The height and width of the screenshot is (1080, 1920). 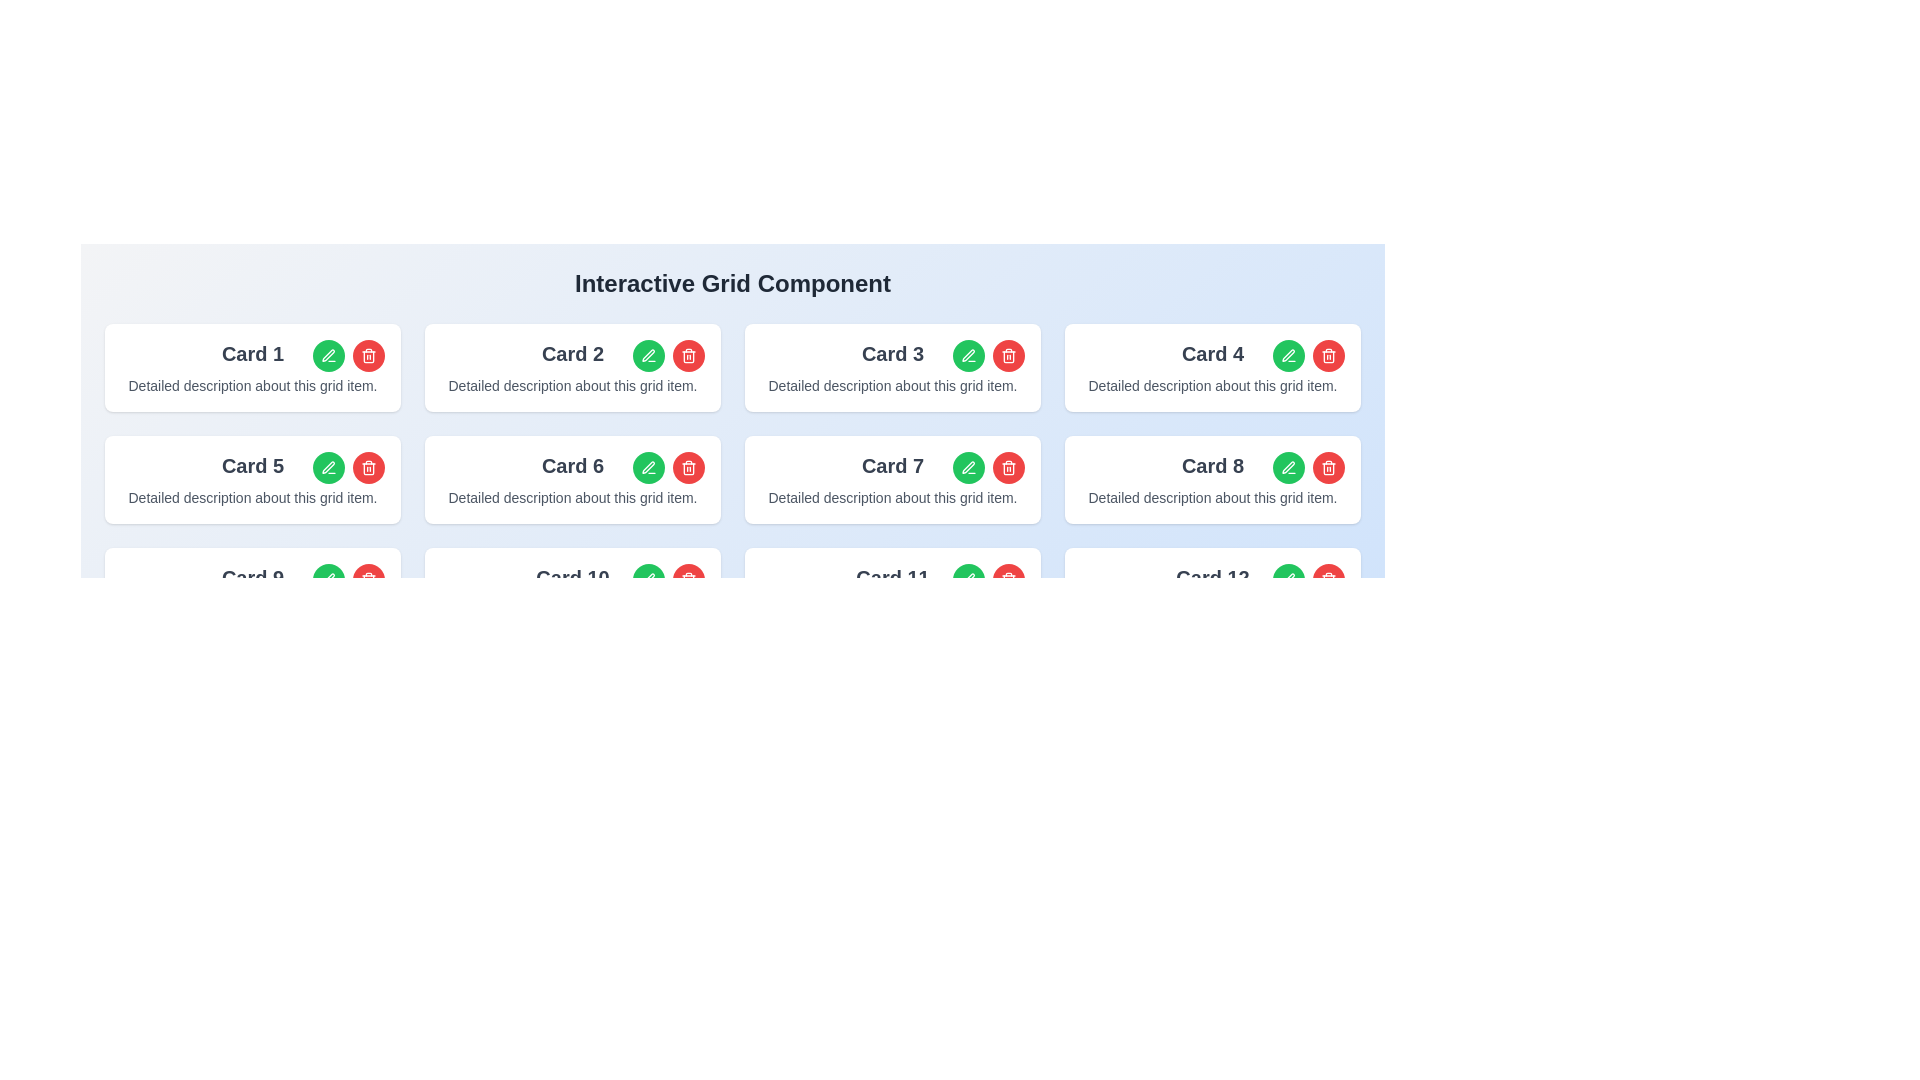 I want to click on the pen or edit tool icon located in the top-right corner of the seventh card in the grid layout, so click(x=968, y=467).